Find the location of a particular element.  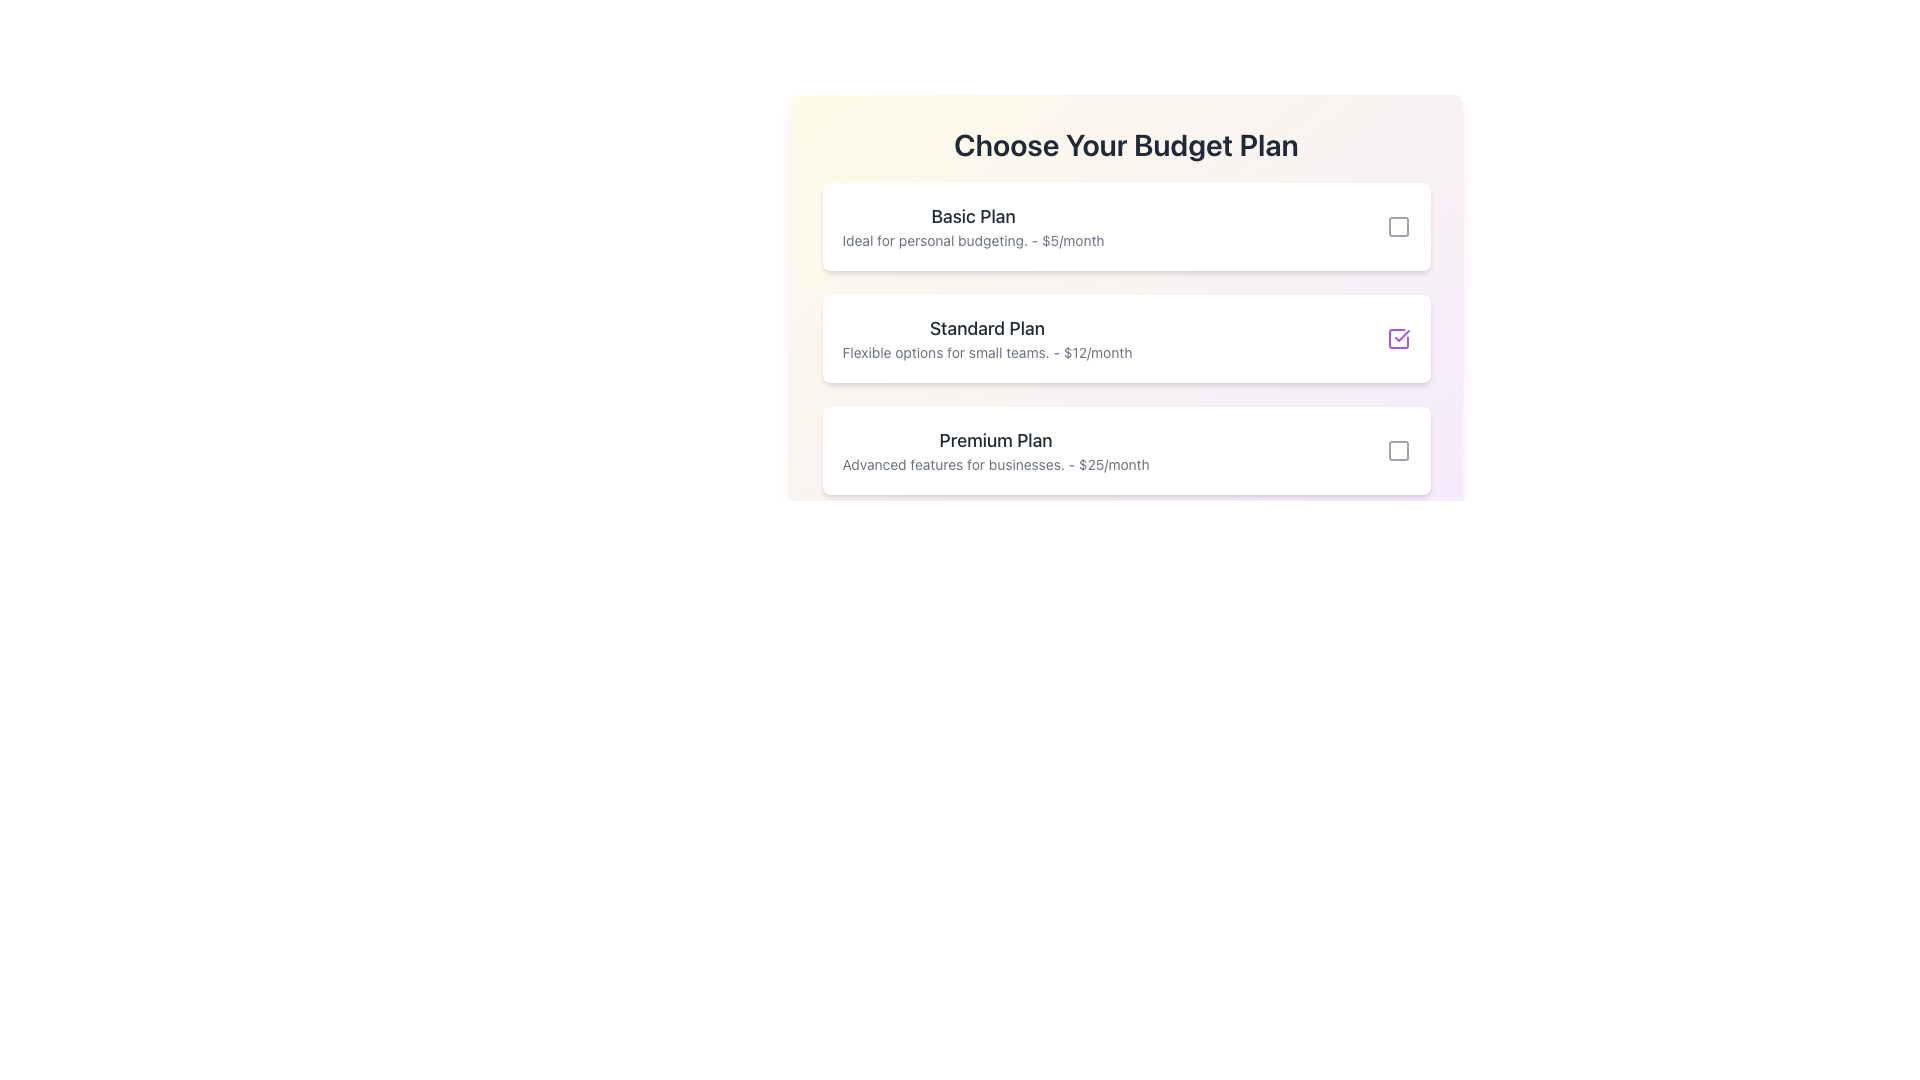

information displayed in the 'Basic Plan' text block, which includes the bolded title 'Basic Plan' and the description 'Ideal for personal budgeting. - $5/month' is located at coordinates (973, 226).